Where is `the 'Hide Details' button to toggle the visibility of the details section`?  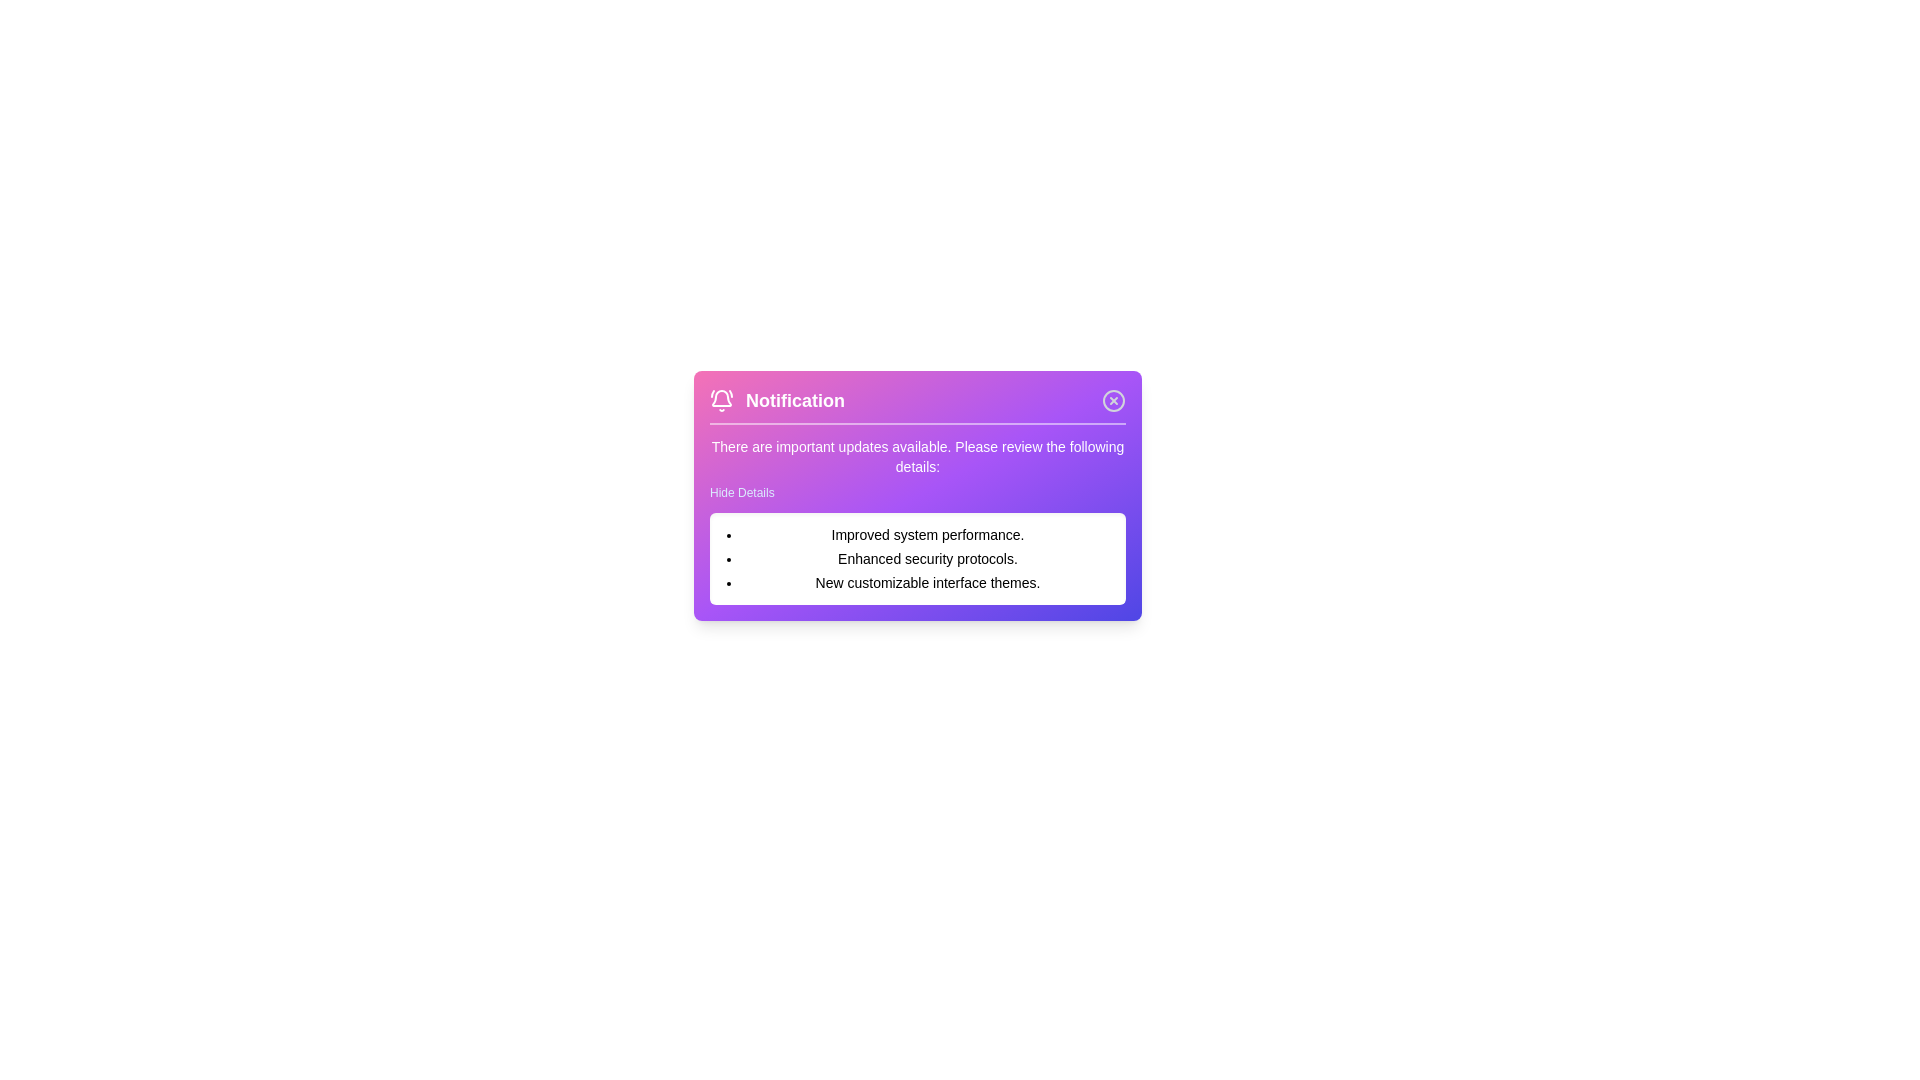 the 'Hide Details' button to toggle the visibility of the details section is located at coordinates (741, 493).